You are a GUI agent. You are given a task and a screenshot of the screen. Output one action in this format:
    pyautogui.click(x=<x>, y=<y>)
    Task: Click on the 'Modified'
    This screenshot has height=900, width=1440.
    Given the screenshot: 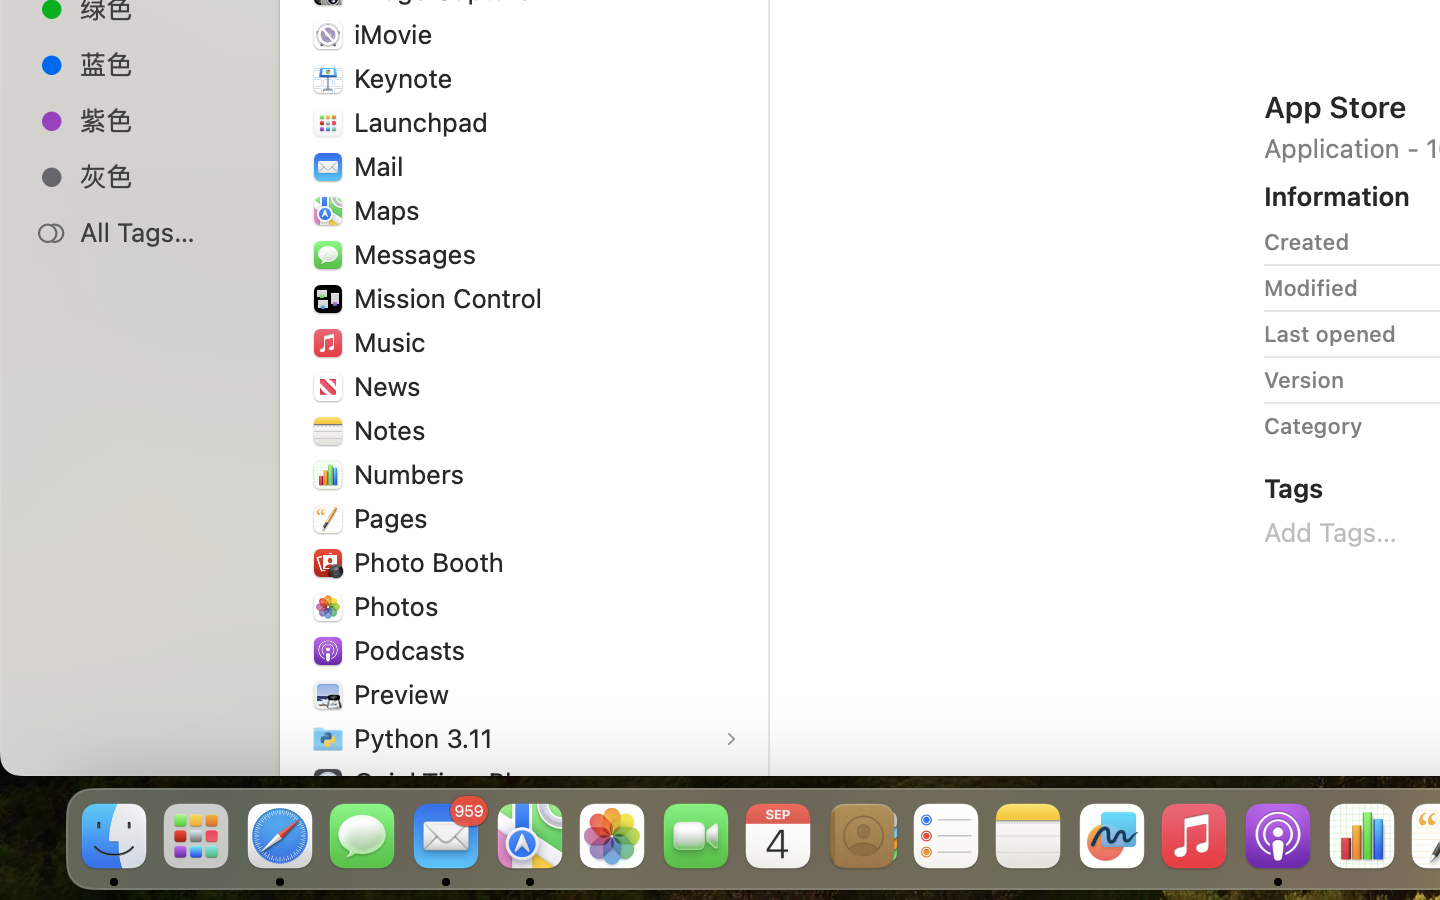 What is the action you would take?
    pyautogui.click(x=1310, y=287)
    